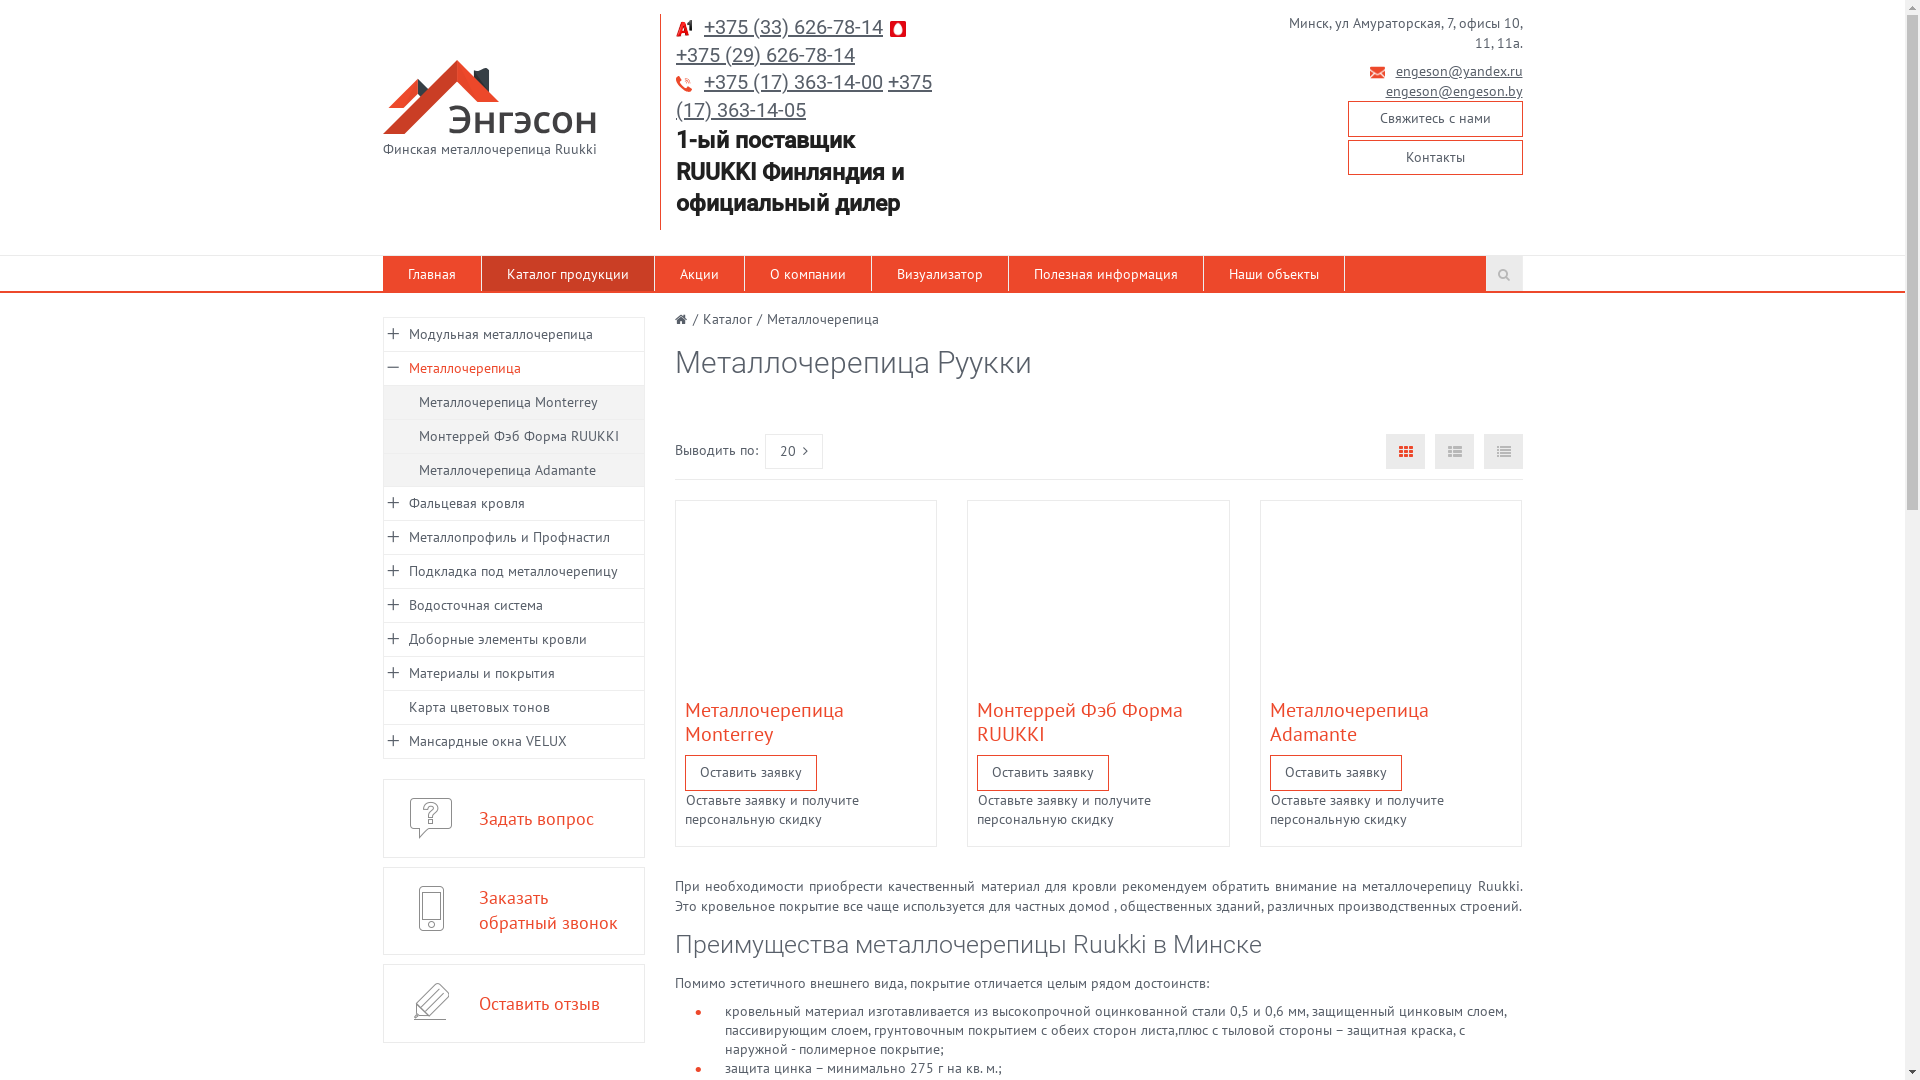  I want to click on '+375 (17) 363-14-05', so click(804, 96).